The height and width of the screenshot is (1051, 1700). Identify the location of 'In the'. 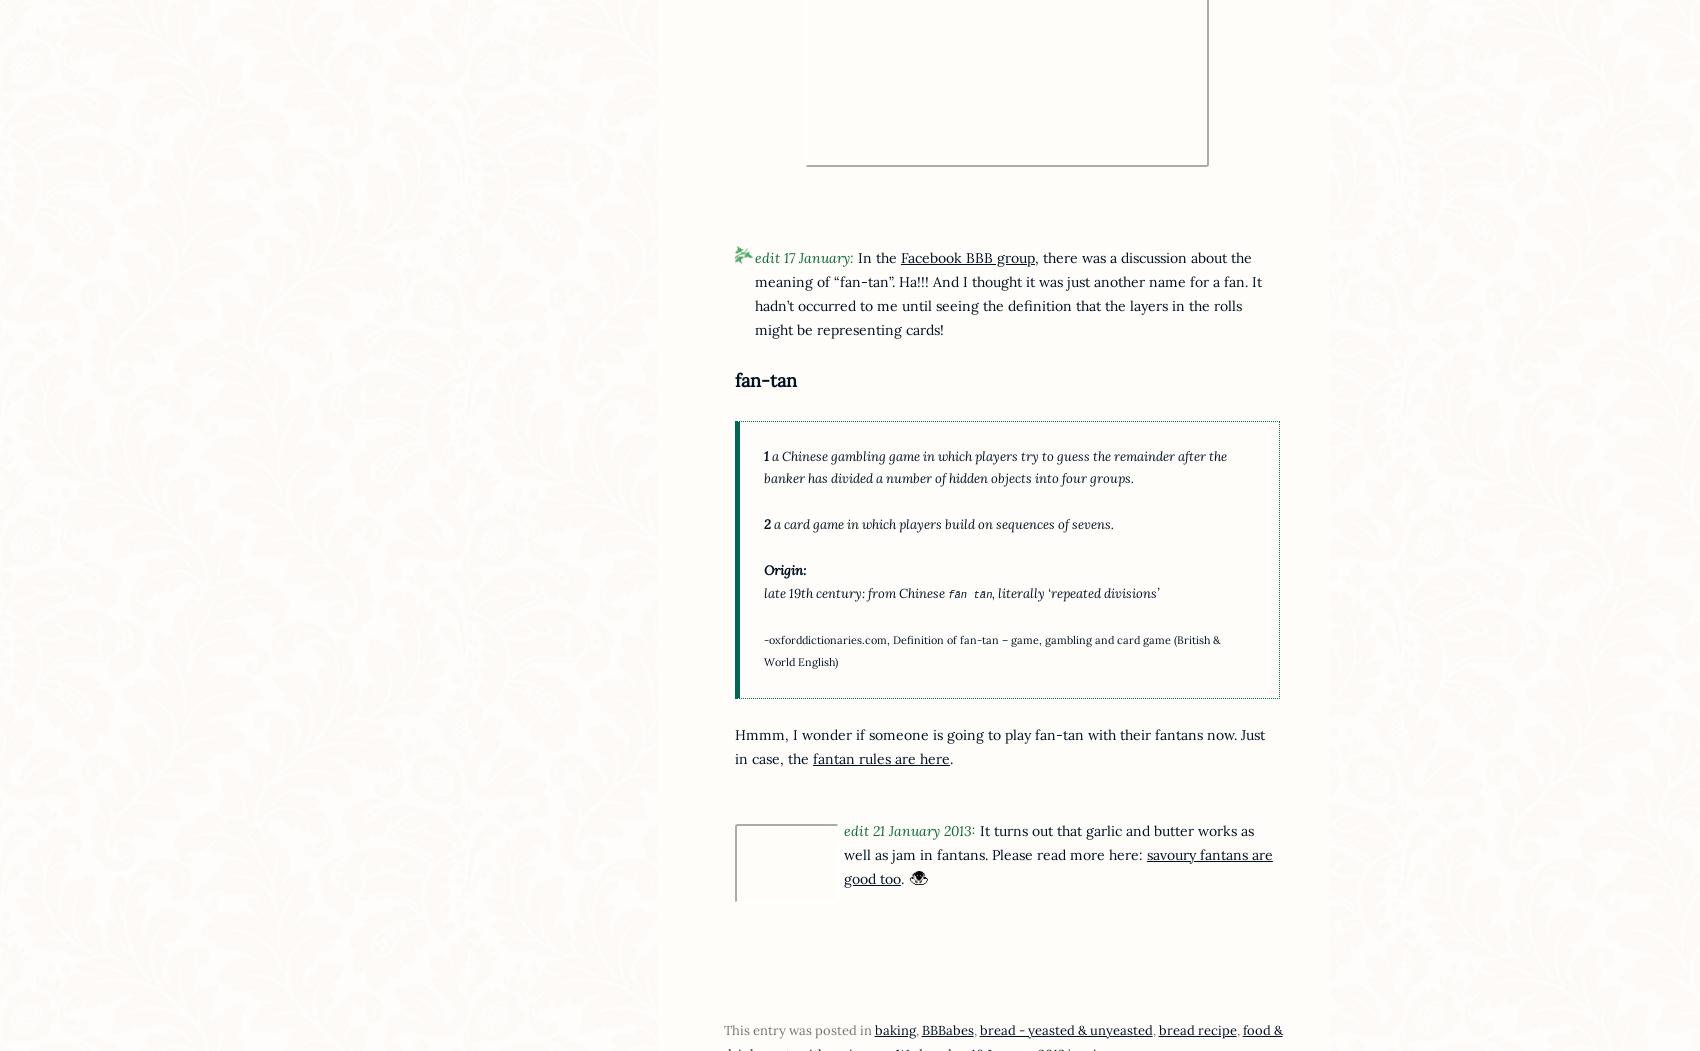
(853, 256).